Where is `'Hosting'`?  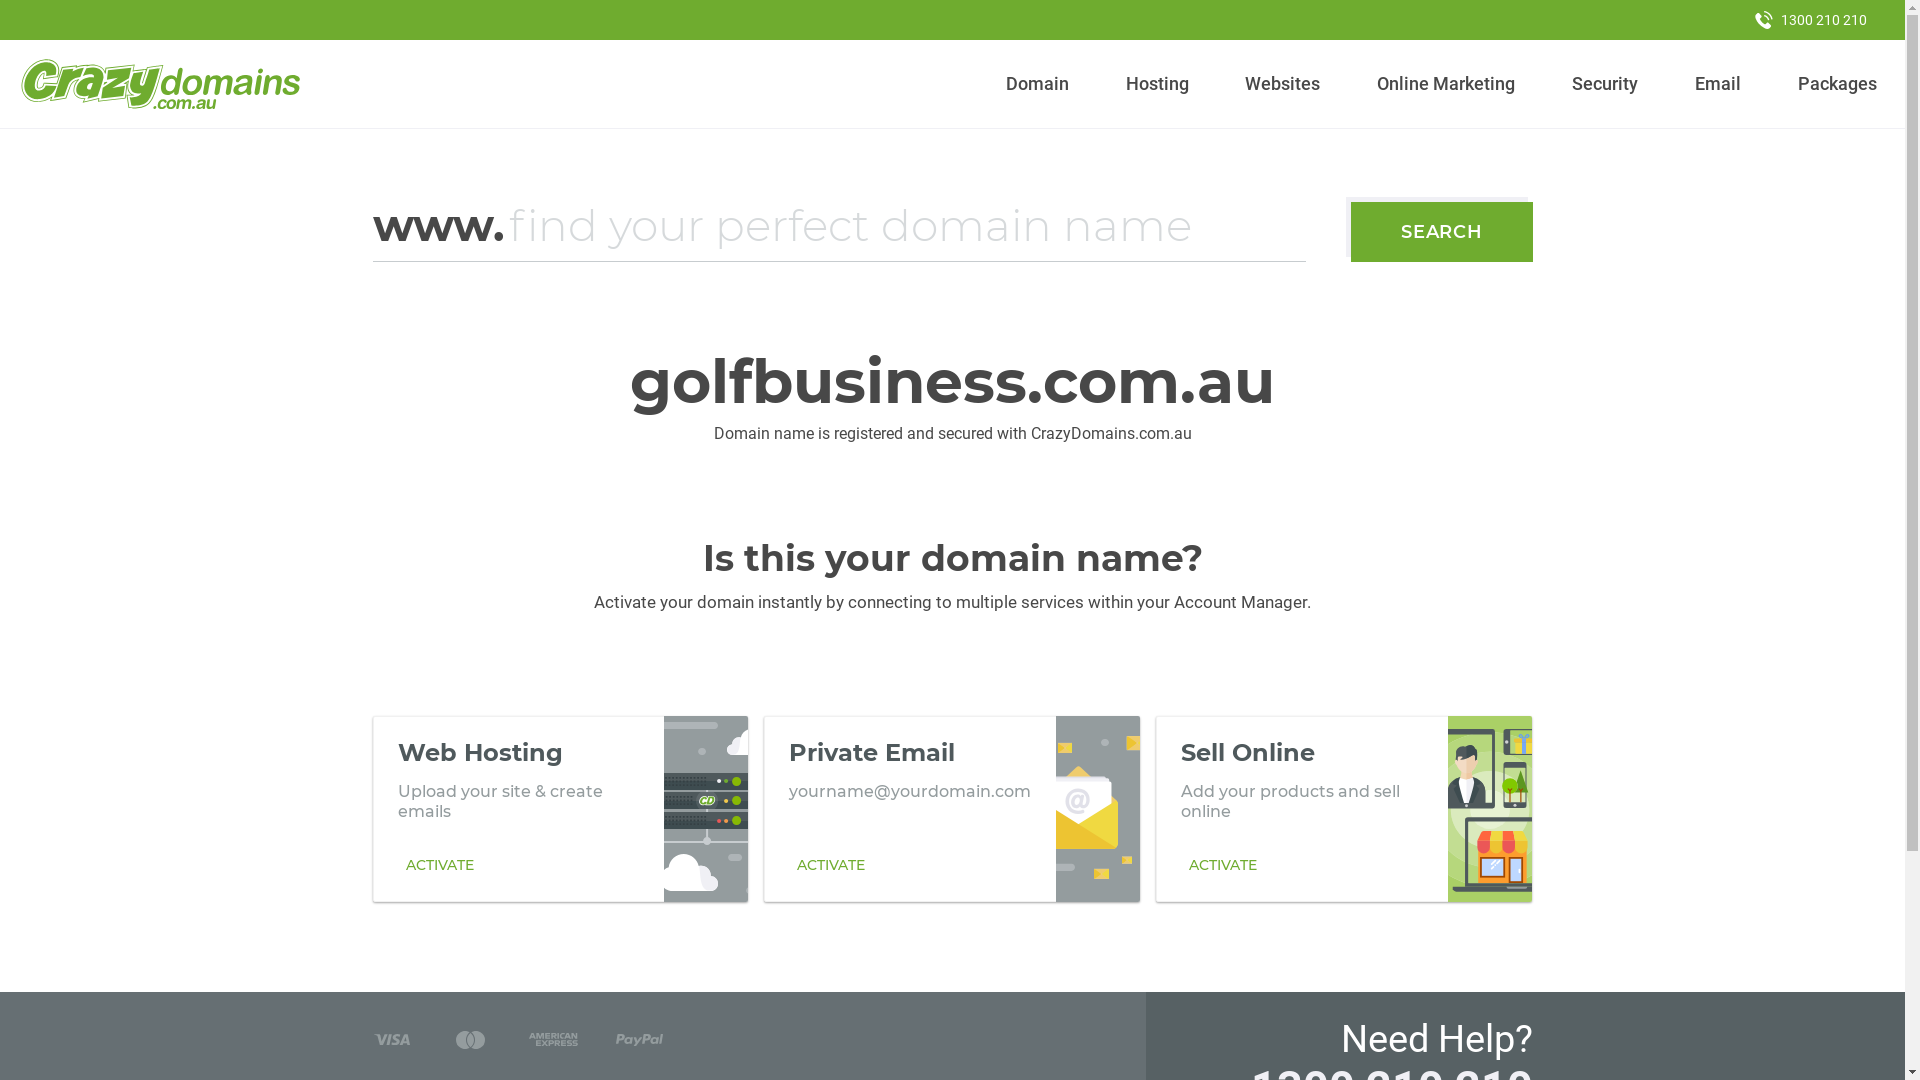 'Hosting' is located at coordinates (1156, 83).